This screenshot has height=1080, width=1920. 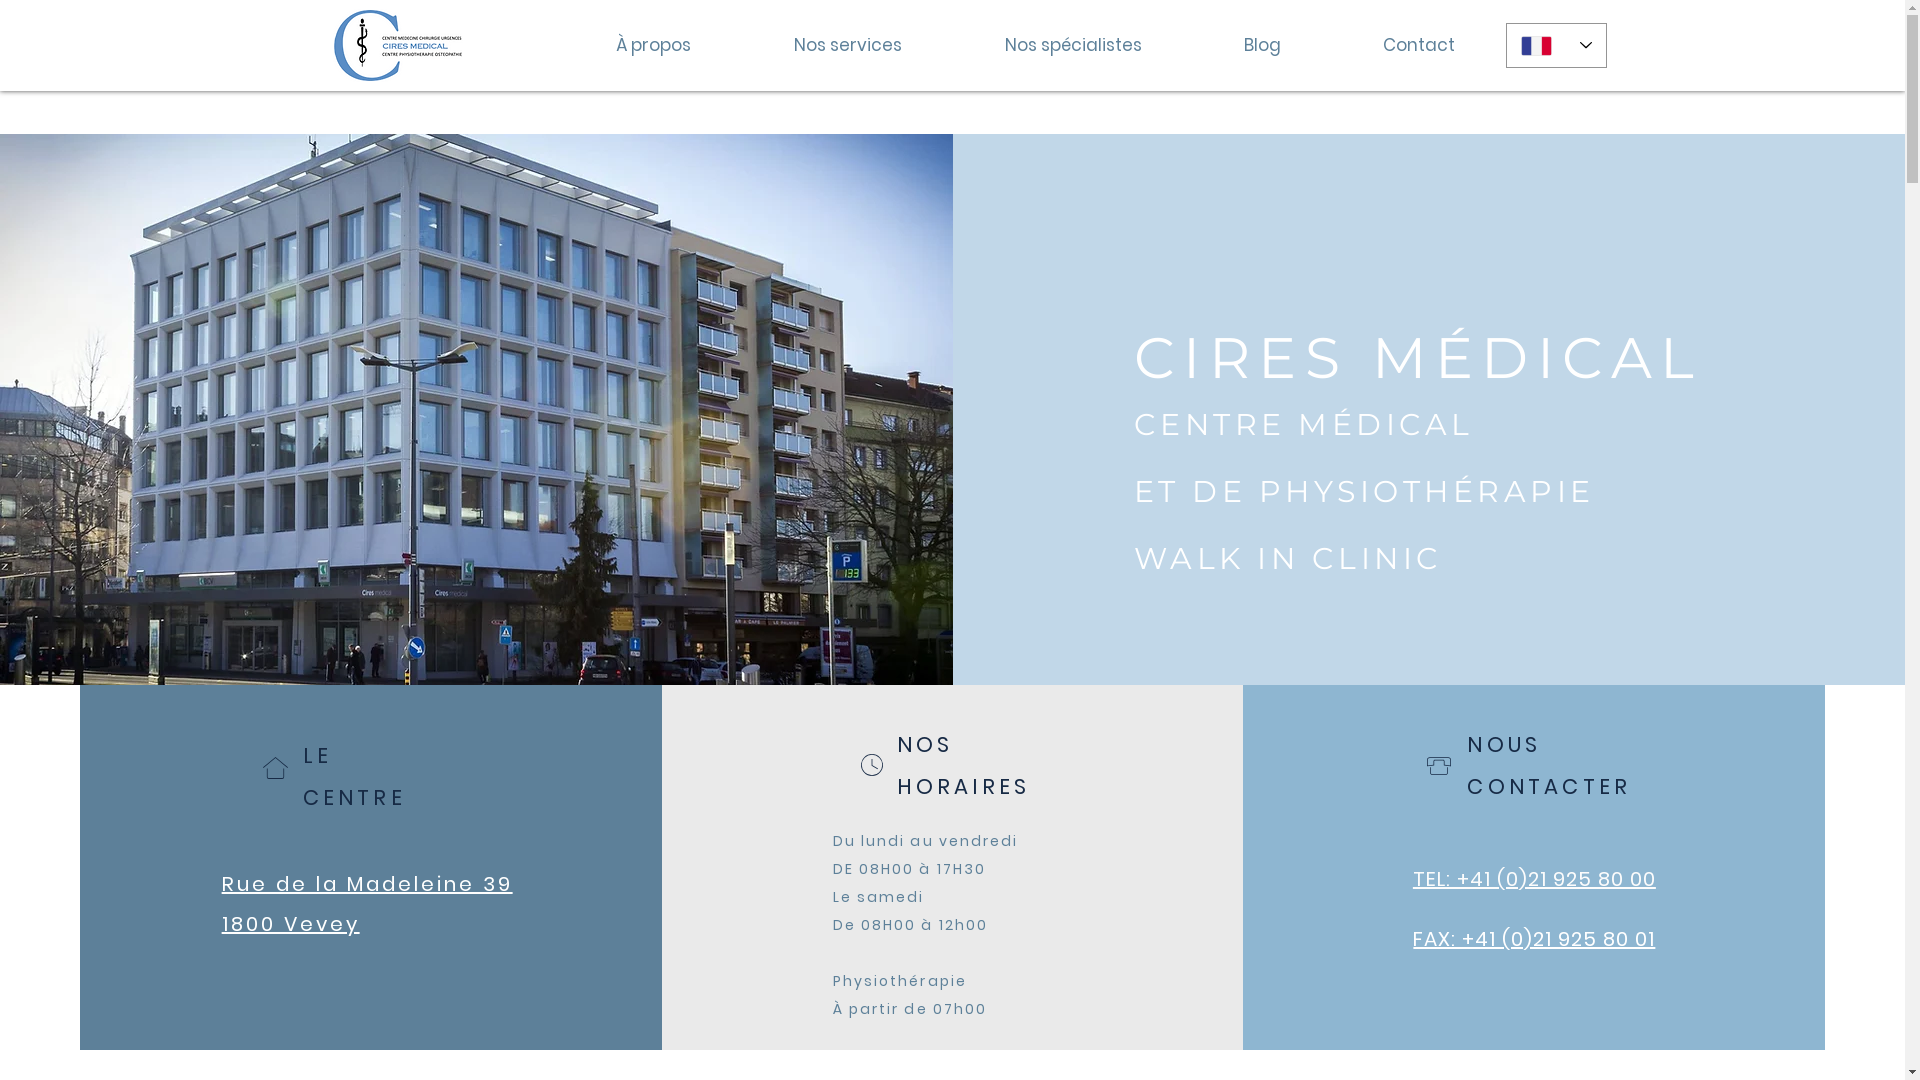 What do you see at coordinates (1533, 878) in the screenshot?
I see `'TEL: +41 (0)21 925 80 00'` at bounding box center [1533, 878].